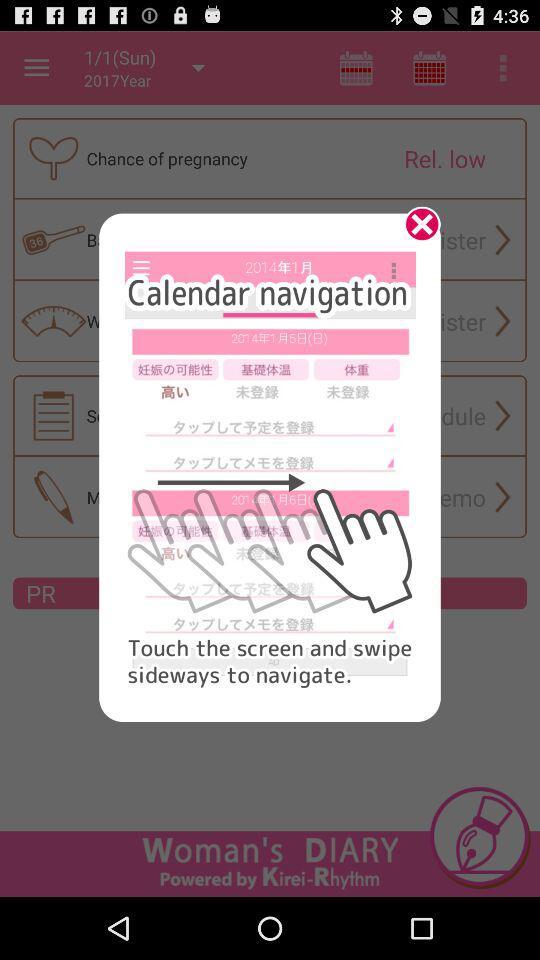  Describe the element at coordinates (414, 231) in the screenshot. I see `the item at the top right corner` at that location.